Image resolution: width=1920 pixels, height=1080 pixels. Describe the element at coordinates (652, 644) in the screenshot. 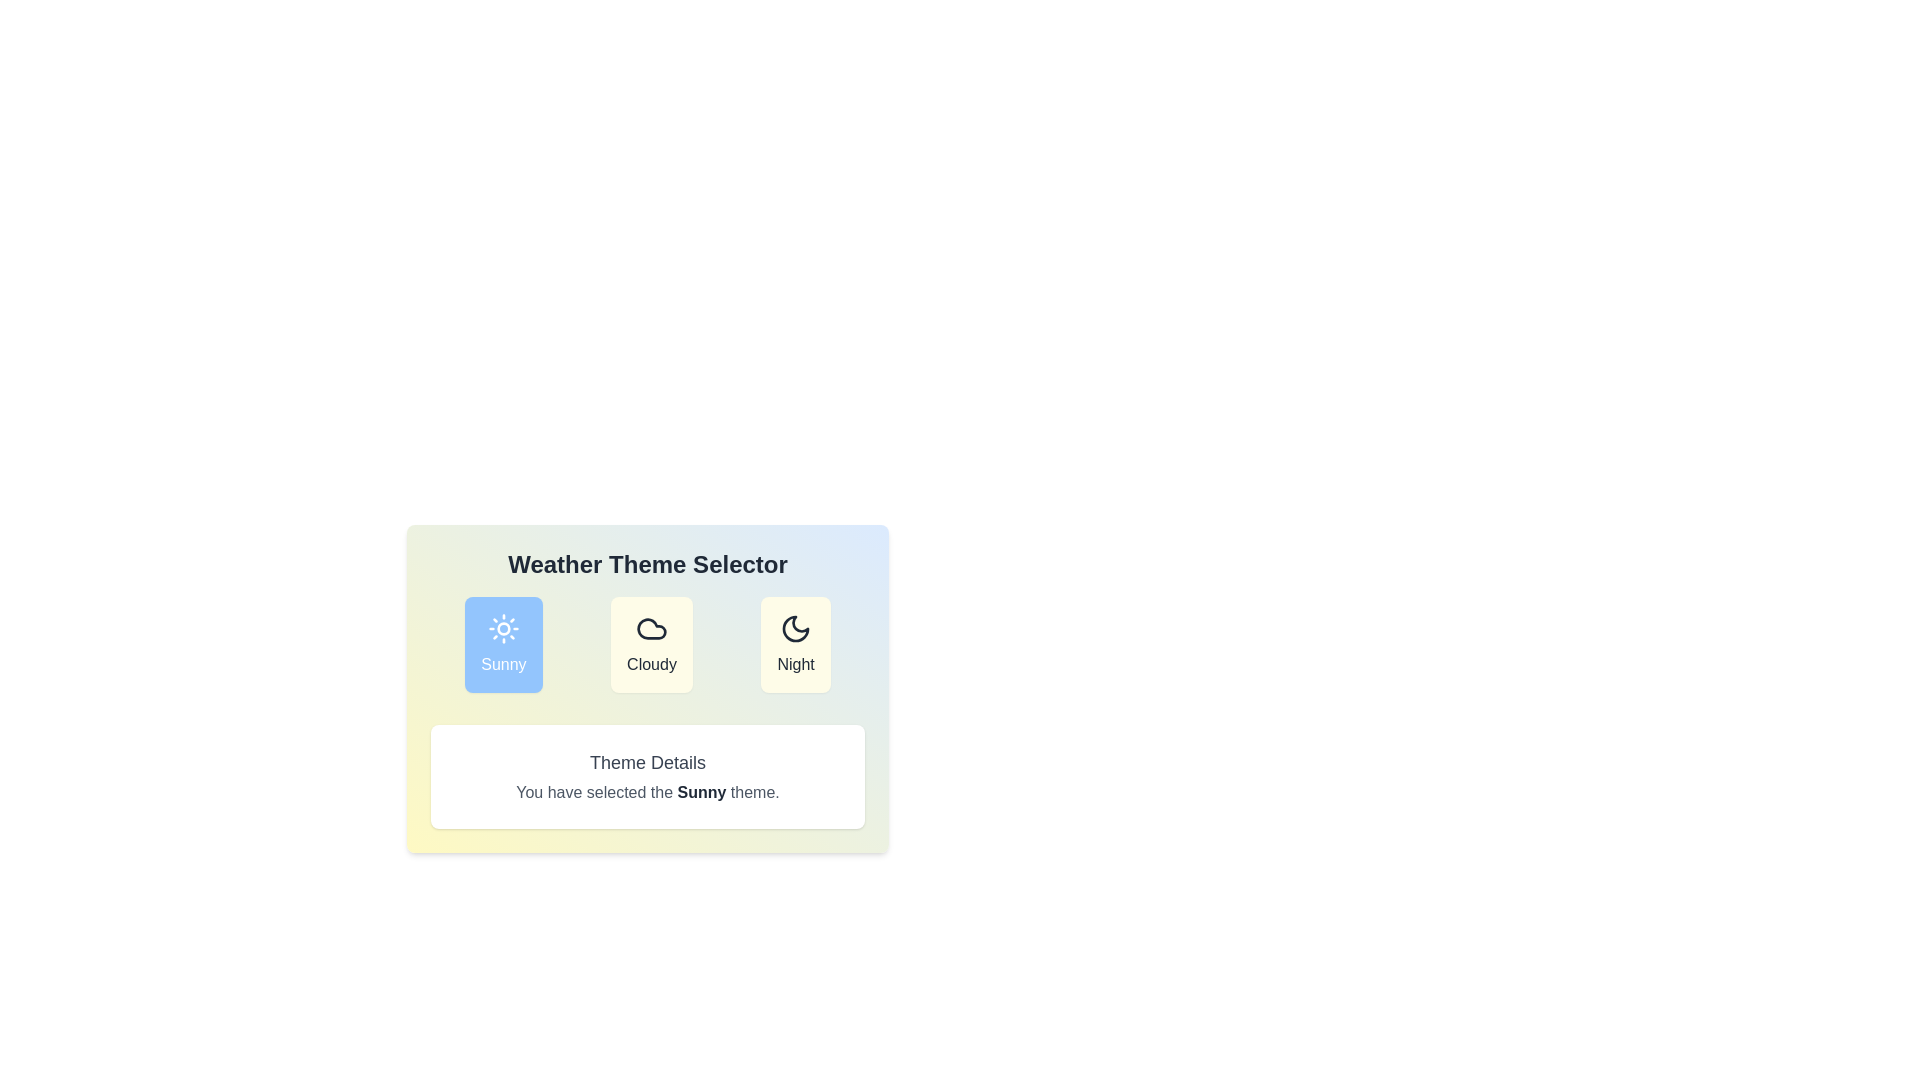

I see `the button corresponding to the selected theme: Cloudy` at that location.